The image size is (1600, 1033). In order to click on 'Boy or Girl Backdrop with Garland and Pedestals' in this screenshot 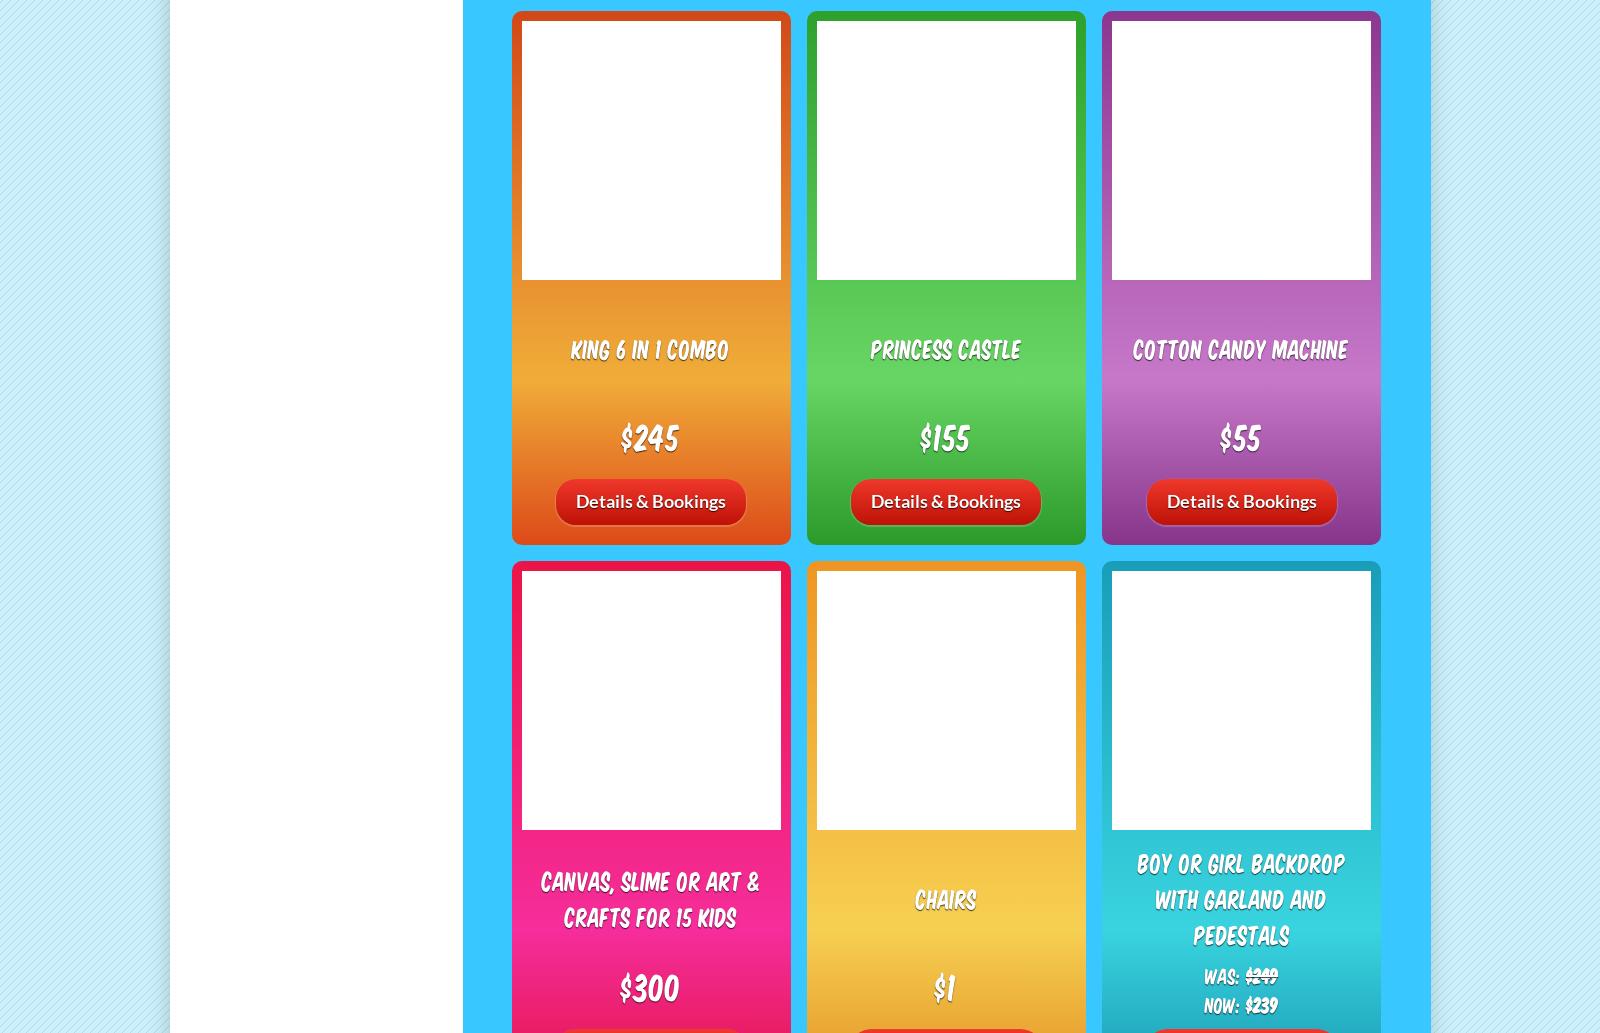, I will do `click(1136, 896)`.